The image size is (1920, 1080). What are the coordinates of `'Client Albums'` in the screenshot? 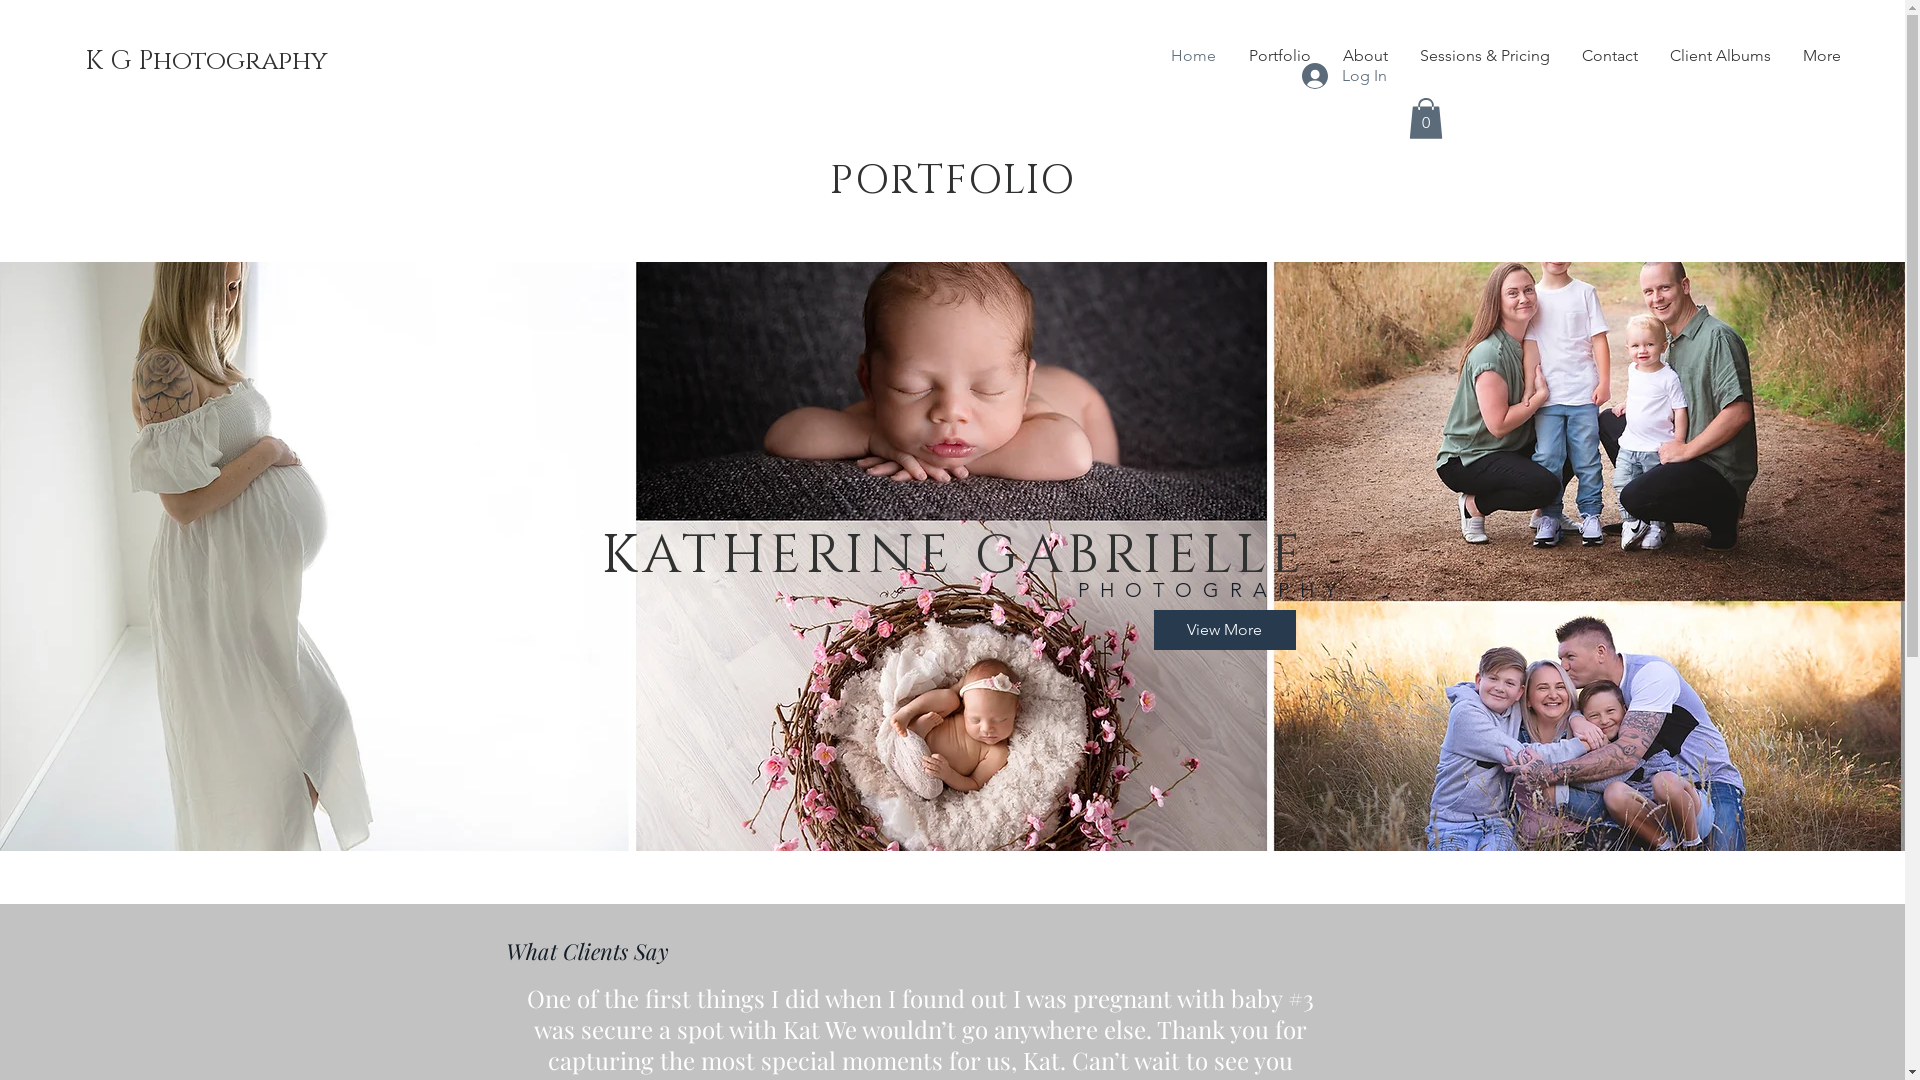 It's located at (1719, 55).